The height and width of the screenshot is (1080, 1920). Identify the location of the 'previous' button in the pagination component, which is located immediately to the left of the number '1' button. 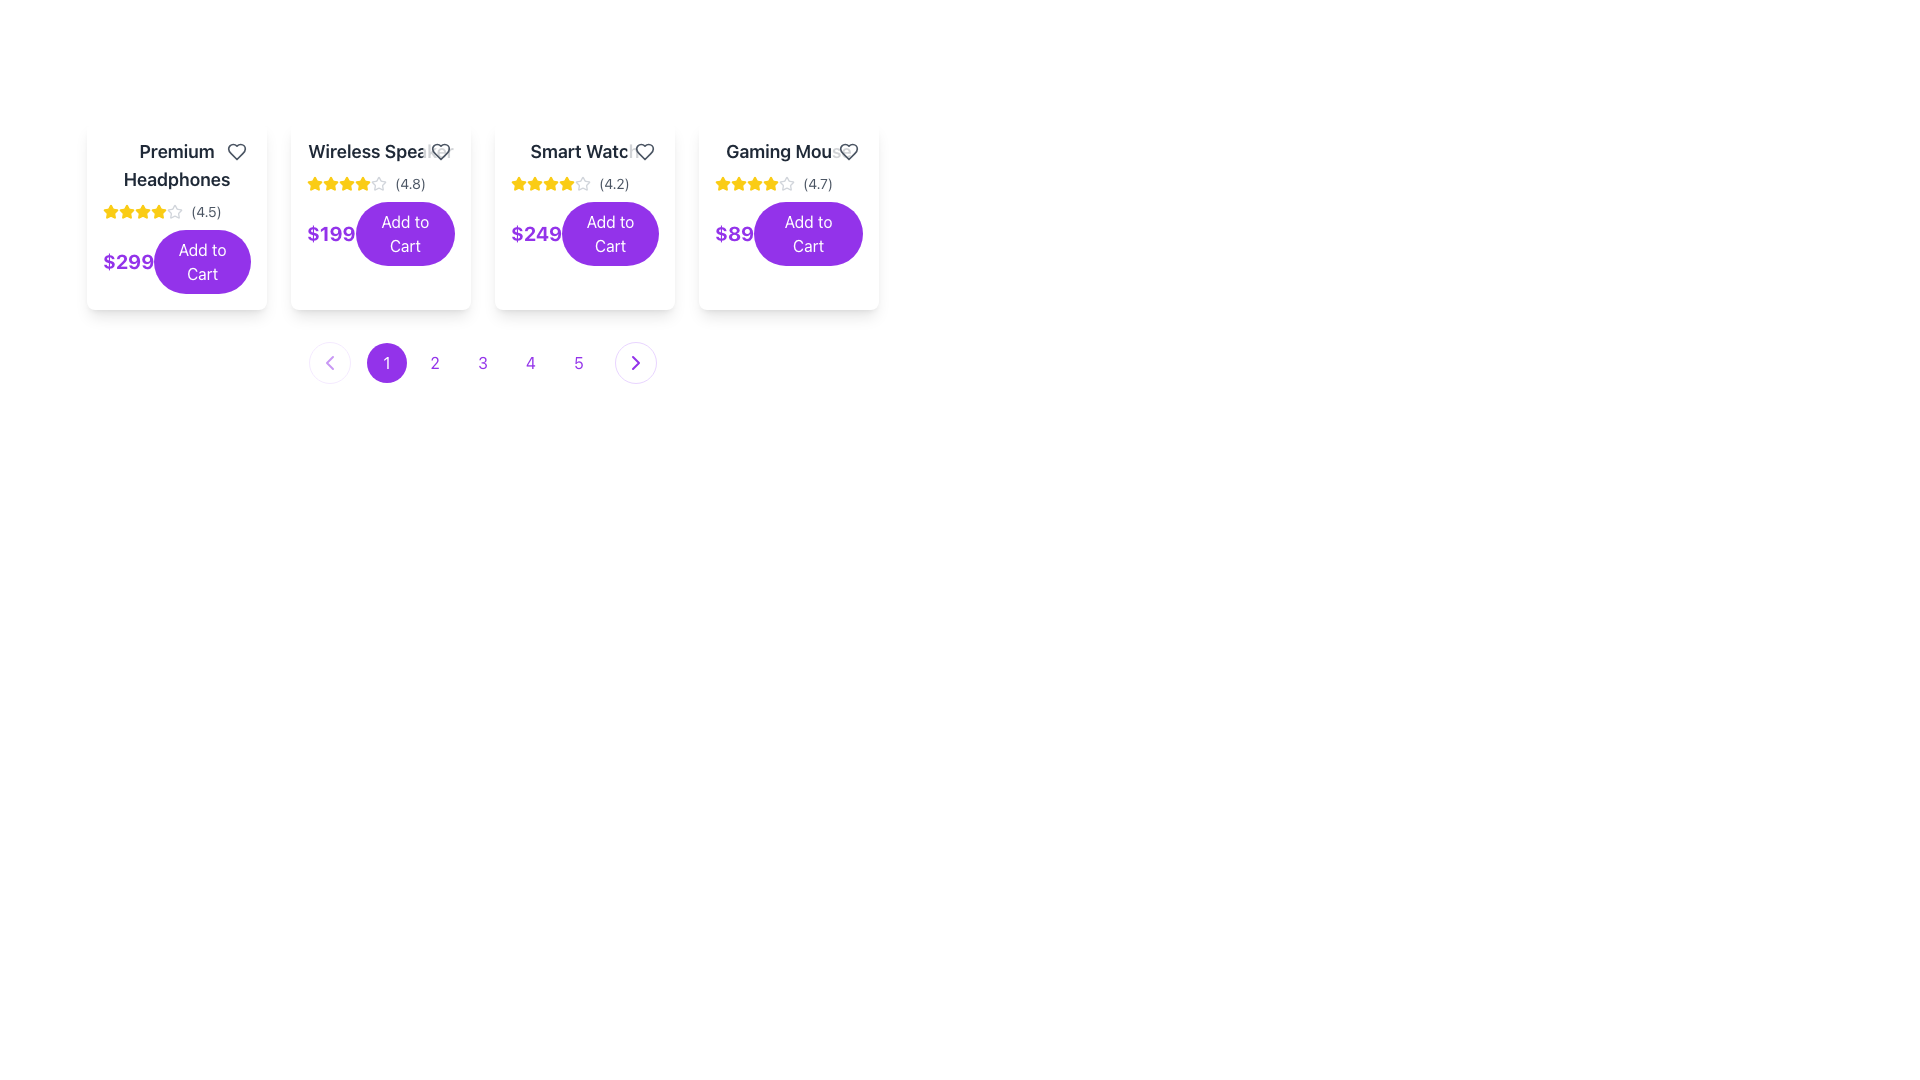
(330, 362).